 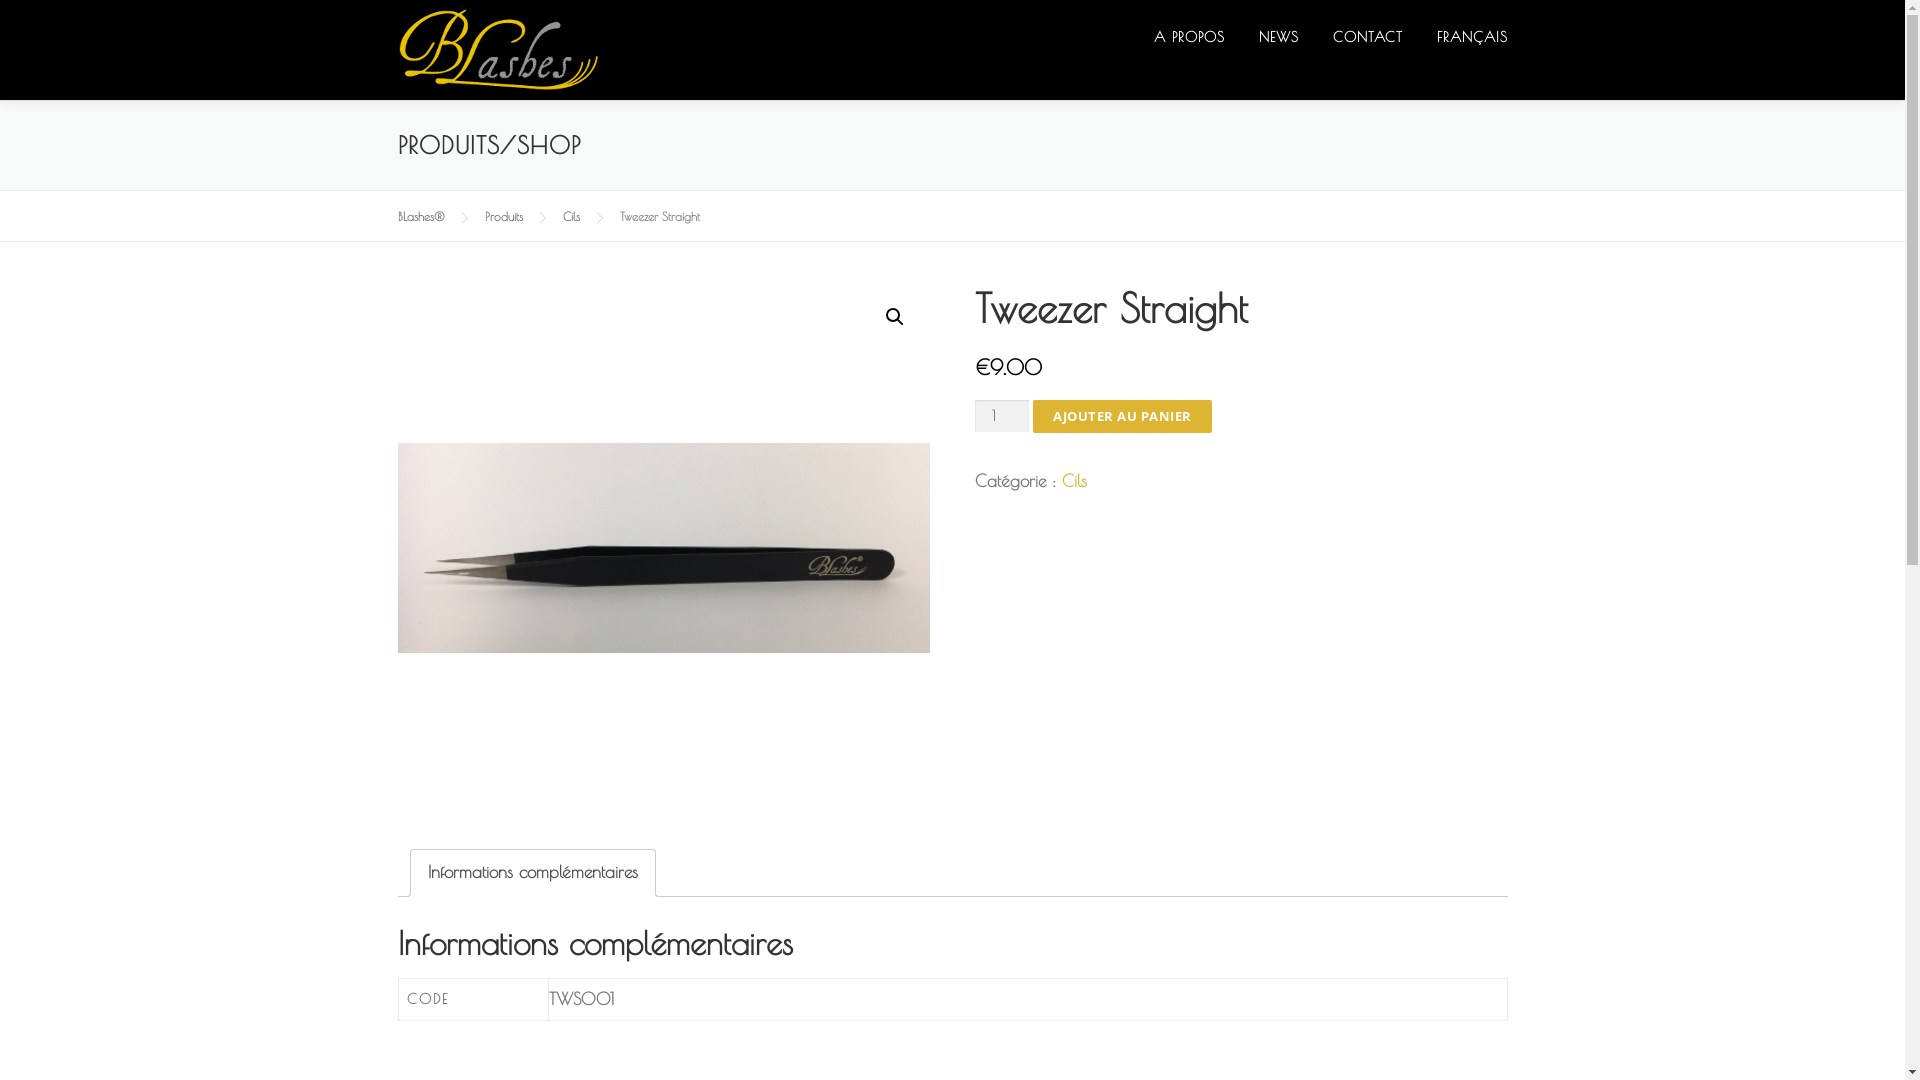 I want to click on 'AJOUTER AU PANIER', so click(x=1122, y=415).